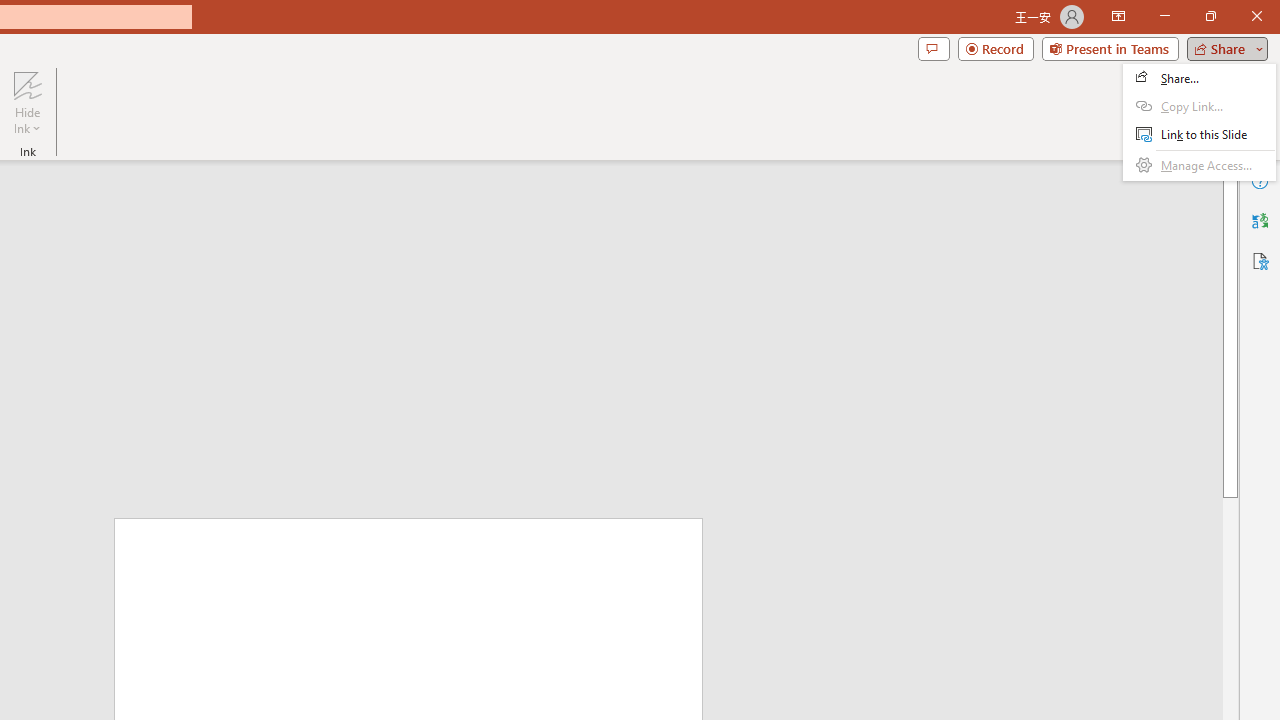 This screenshot has height=720, width=1280. I want to click on 'Hide Ink', so click(27, 84).